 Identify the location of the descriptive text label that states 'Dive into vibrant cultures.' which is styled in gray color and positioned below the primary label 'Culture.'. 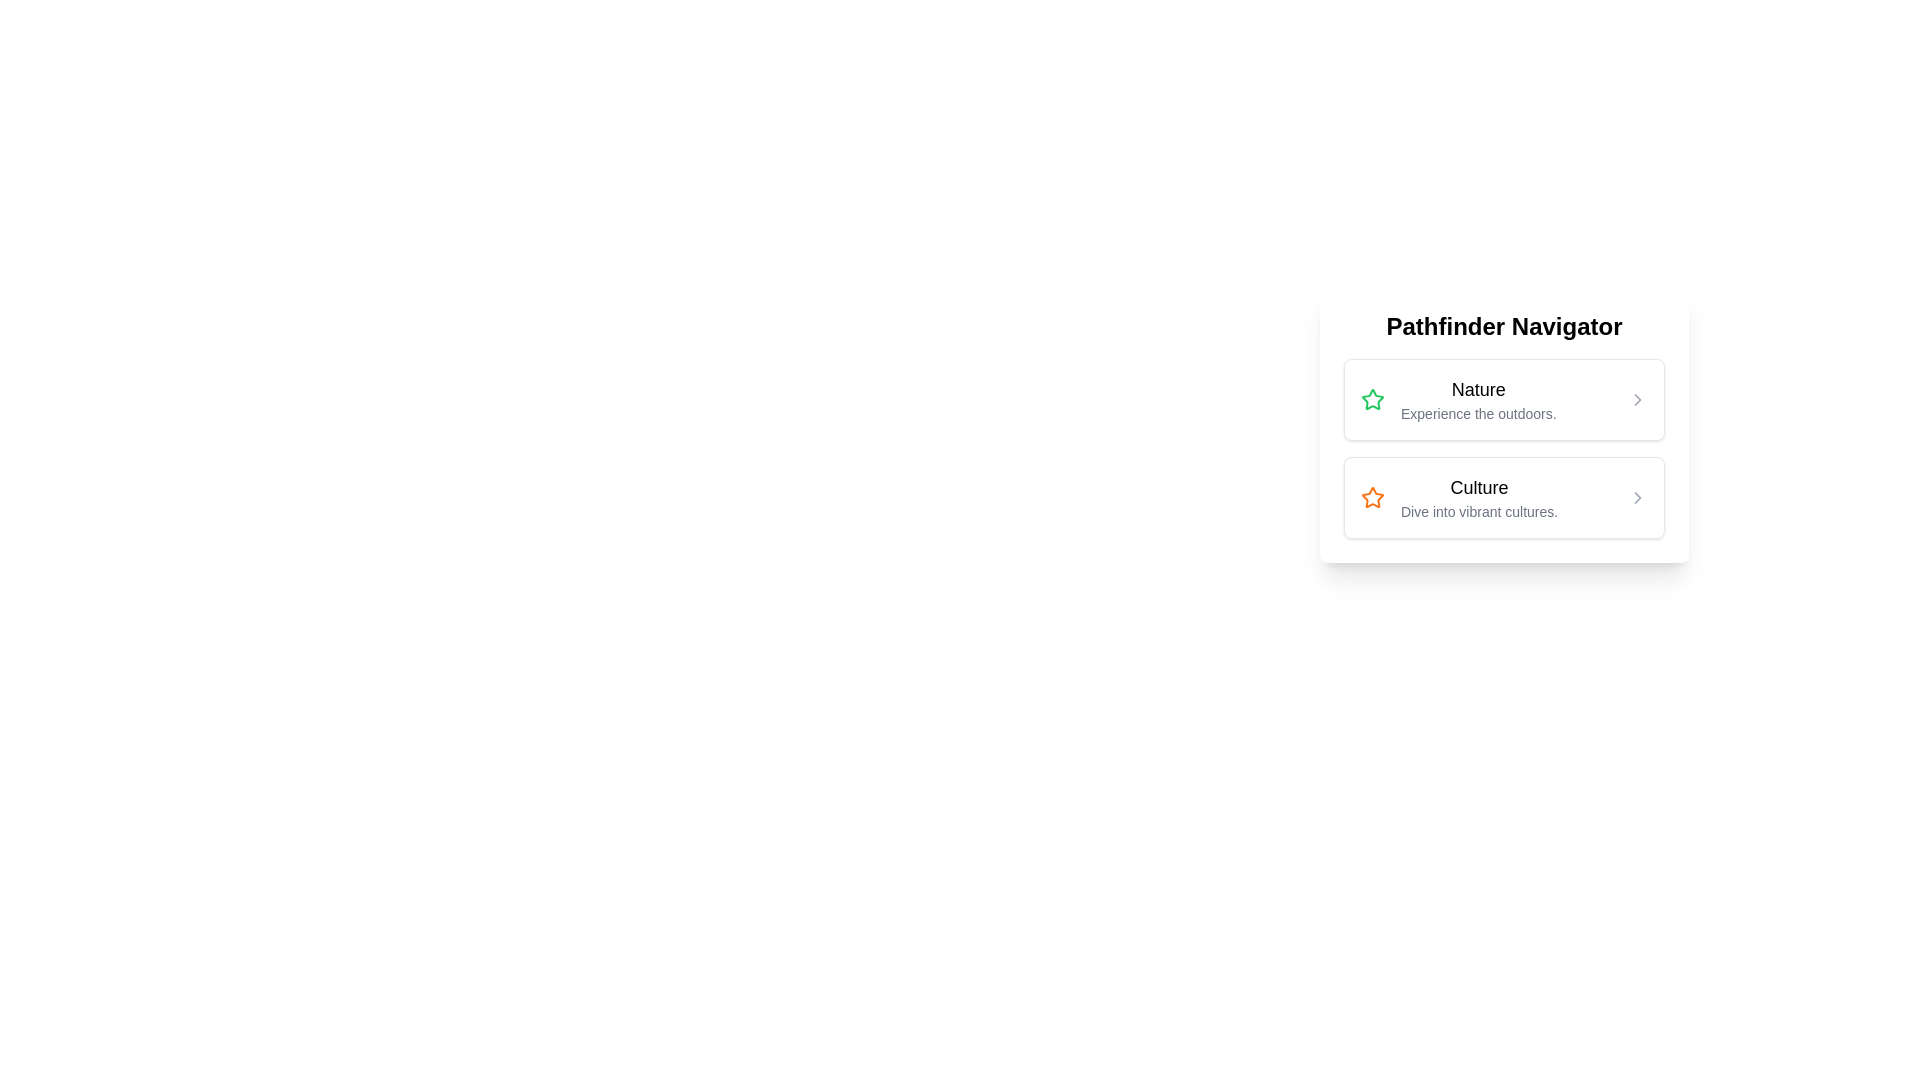
(1479, 511).